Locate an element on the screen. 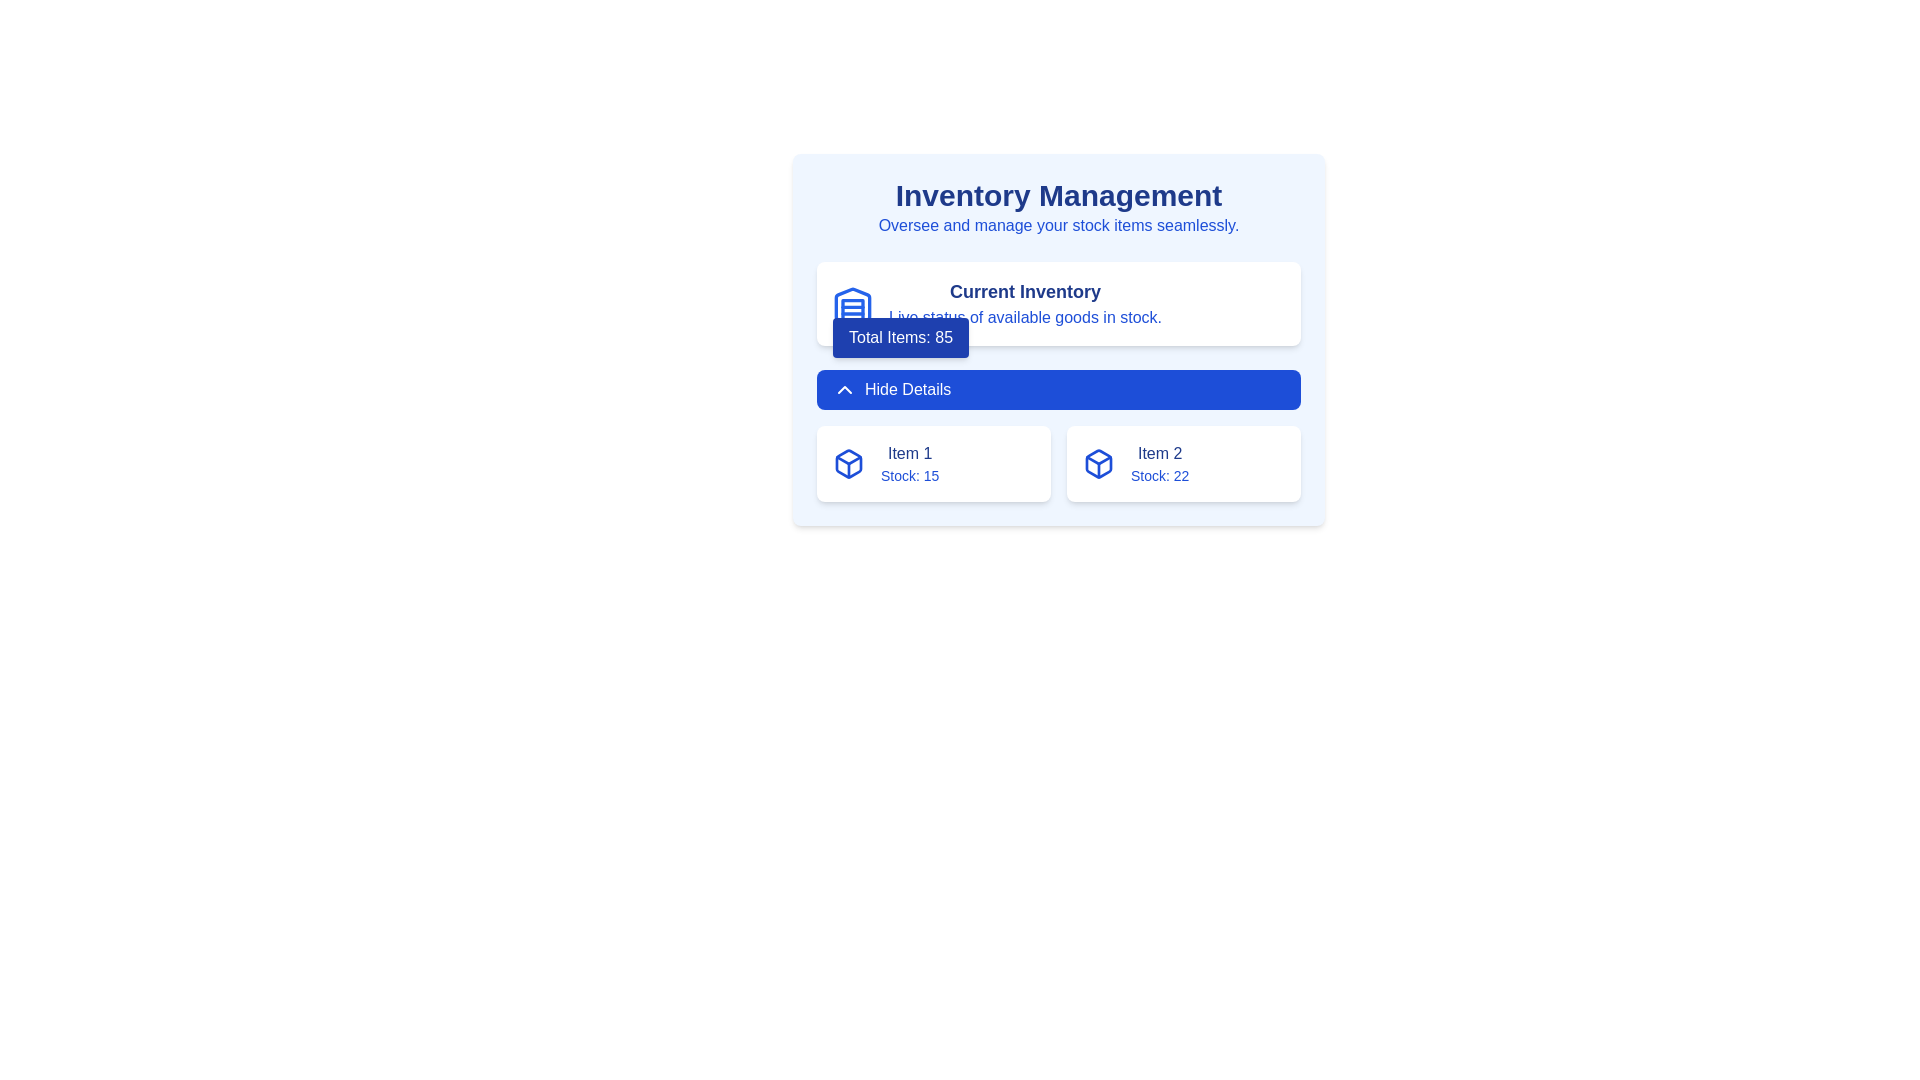 The image size is (1920, 1080). the title and descriptive information text element of the inventory status, located above the blue button labeled 'Hide Details' and next to a blue icon resembling a house or warehouse is located at coordinates (1058, 304).